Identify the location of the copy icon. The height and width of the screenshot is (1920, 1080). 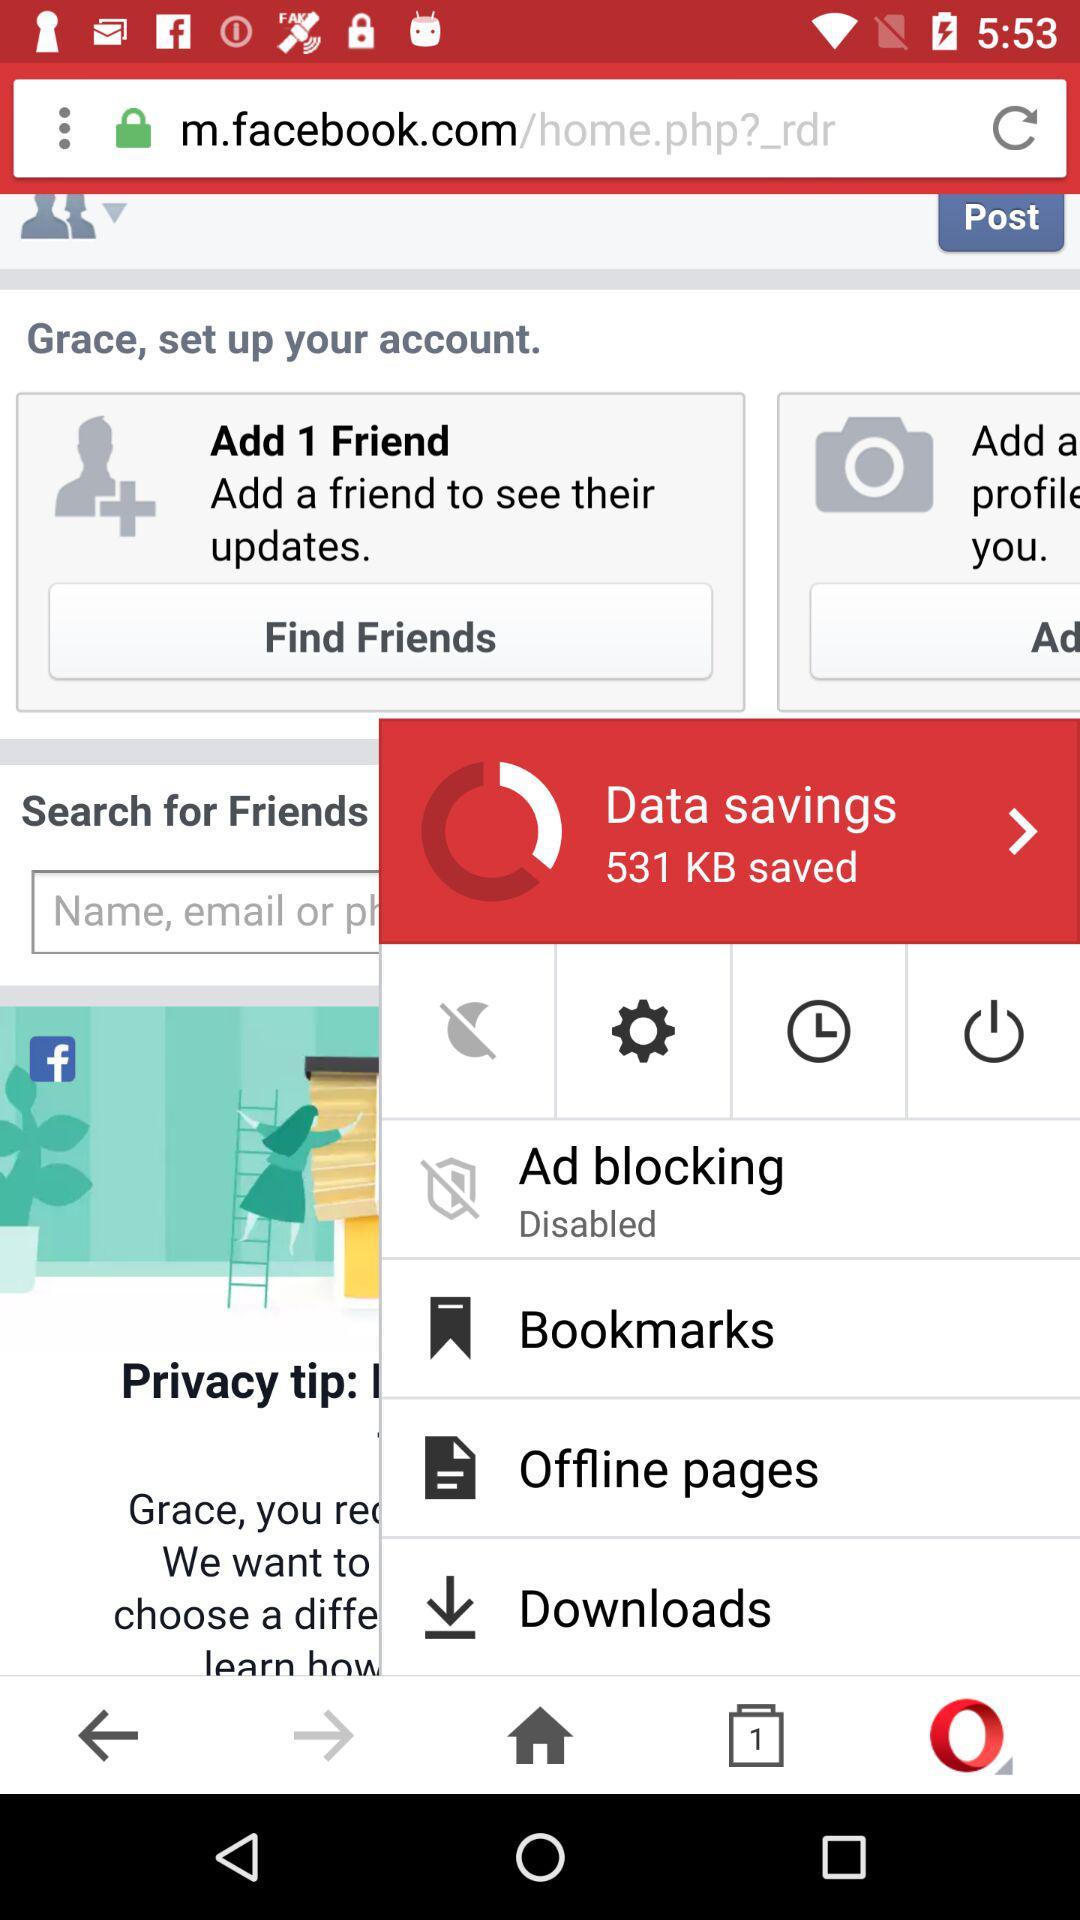
(756, 1734).